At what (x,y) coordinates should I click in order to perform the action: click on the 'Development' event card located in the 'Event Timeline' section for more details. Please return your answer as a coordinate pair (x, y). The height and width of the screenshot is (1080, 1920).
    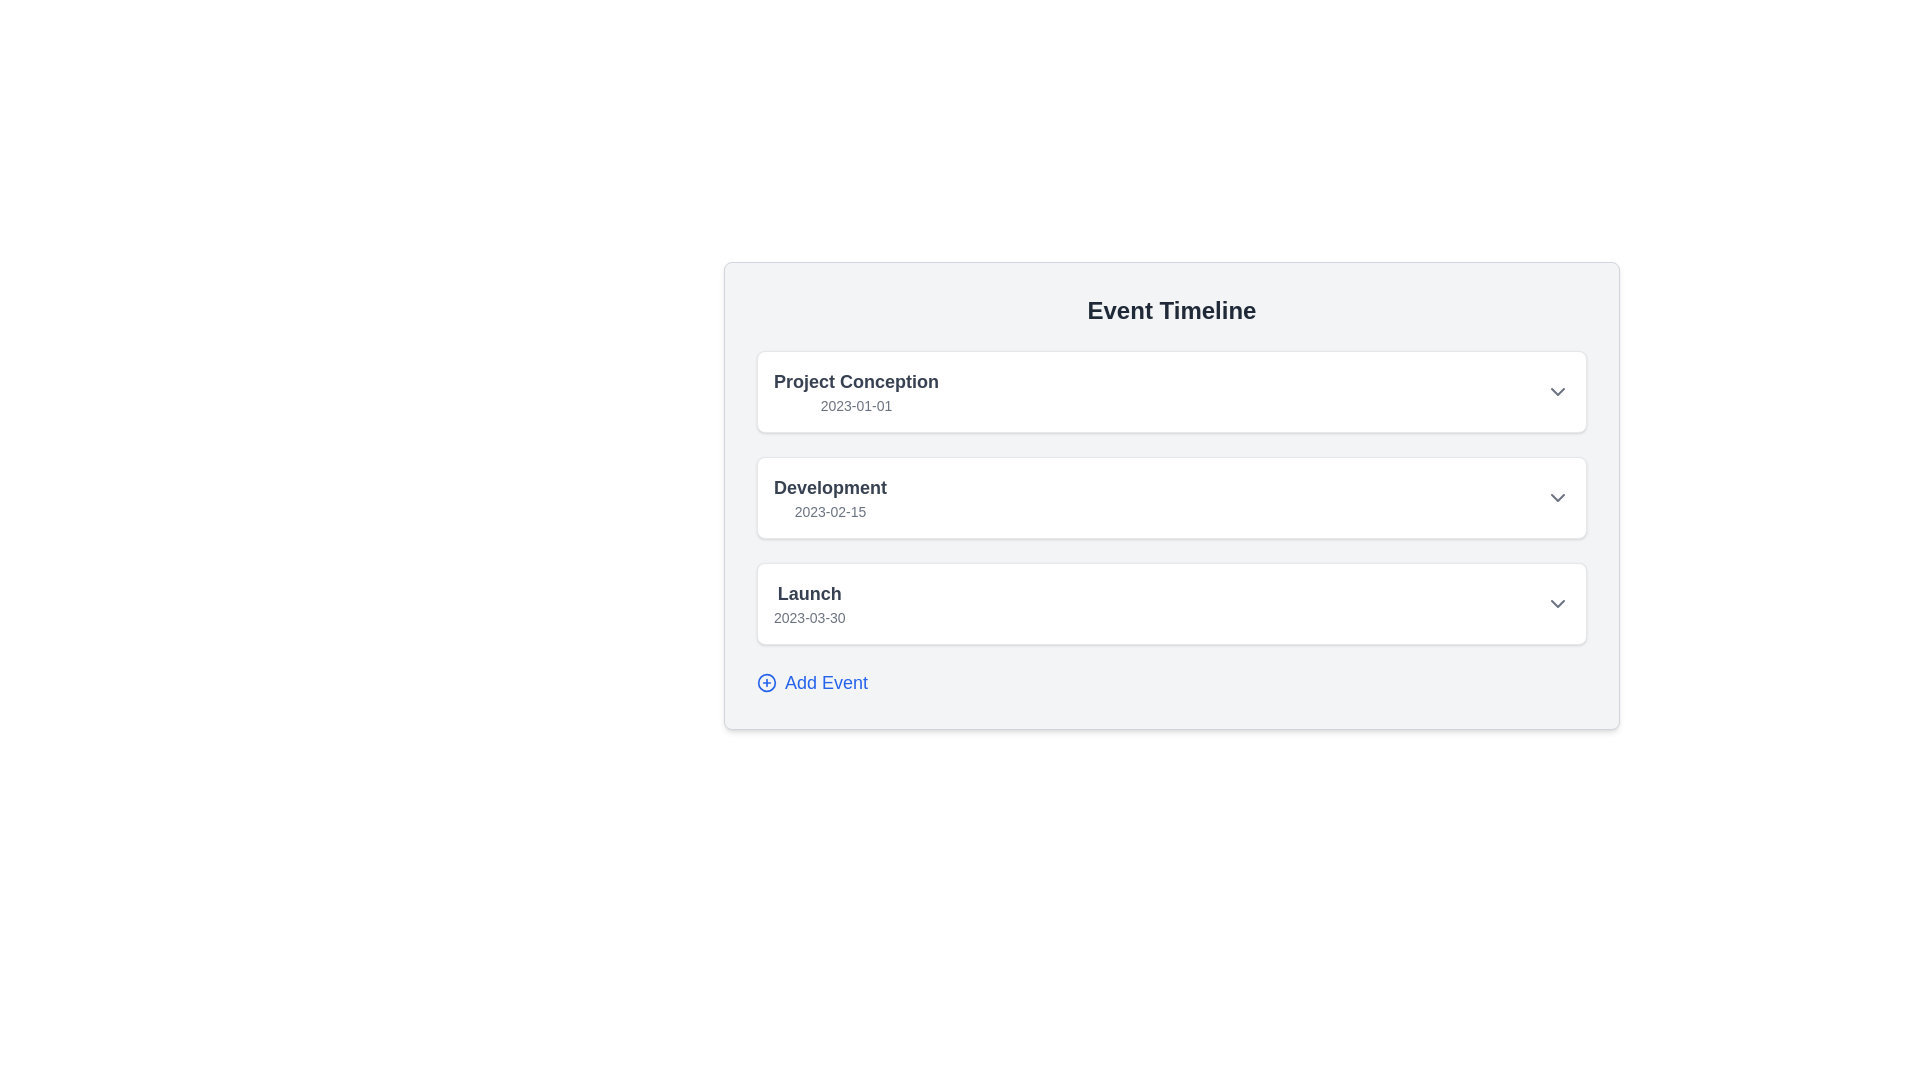
    Looking at the image, I should click on (1171, 495).